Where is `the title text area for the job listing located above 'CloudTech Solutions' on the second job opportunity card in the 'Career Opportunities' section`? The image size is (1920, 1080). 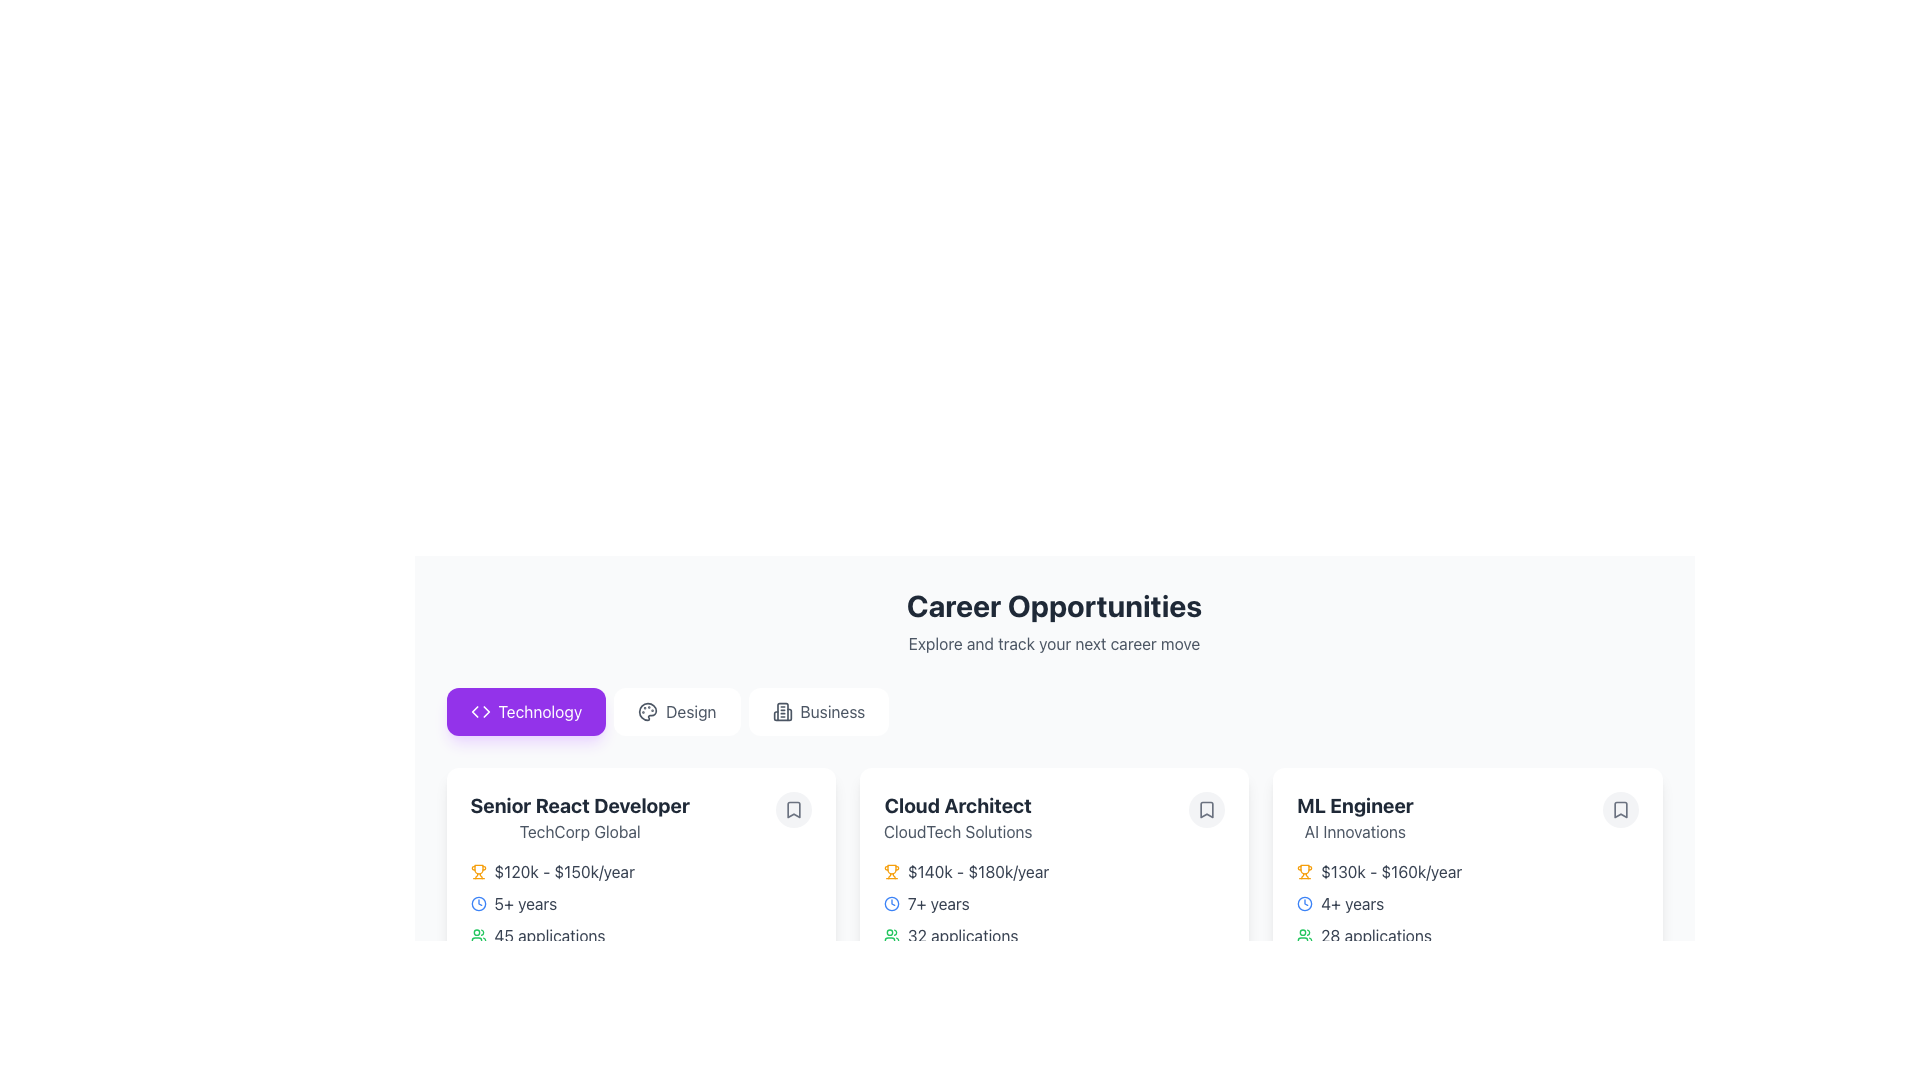
the title text area for the job listing located above 'CloudTech Solutions' on the second job opportunity card in the 'Career Opportunities' section is located at coordinates (957, 805).